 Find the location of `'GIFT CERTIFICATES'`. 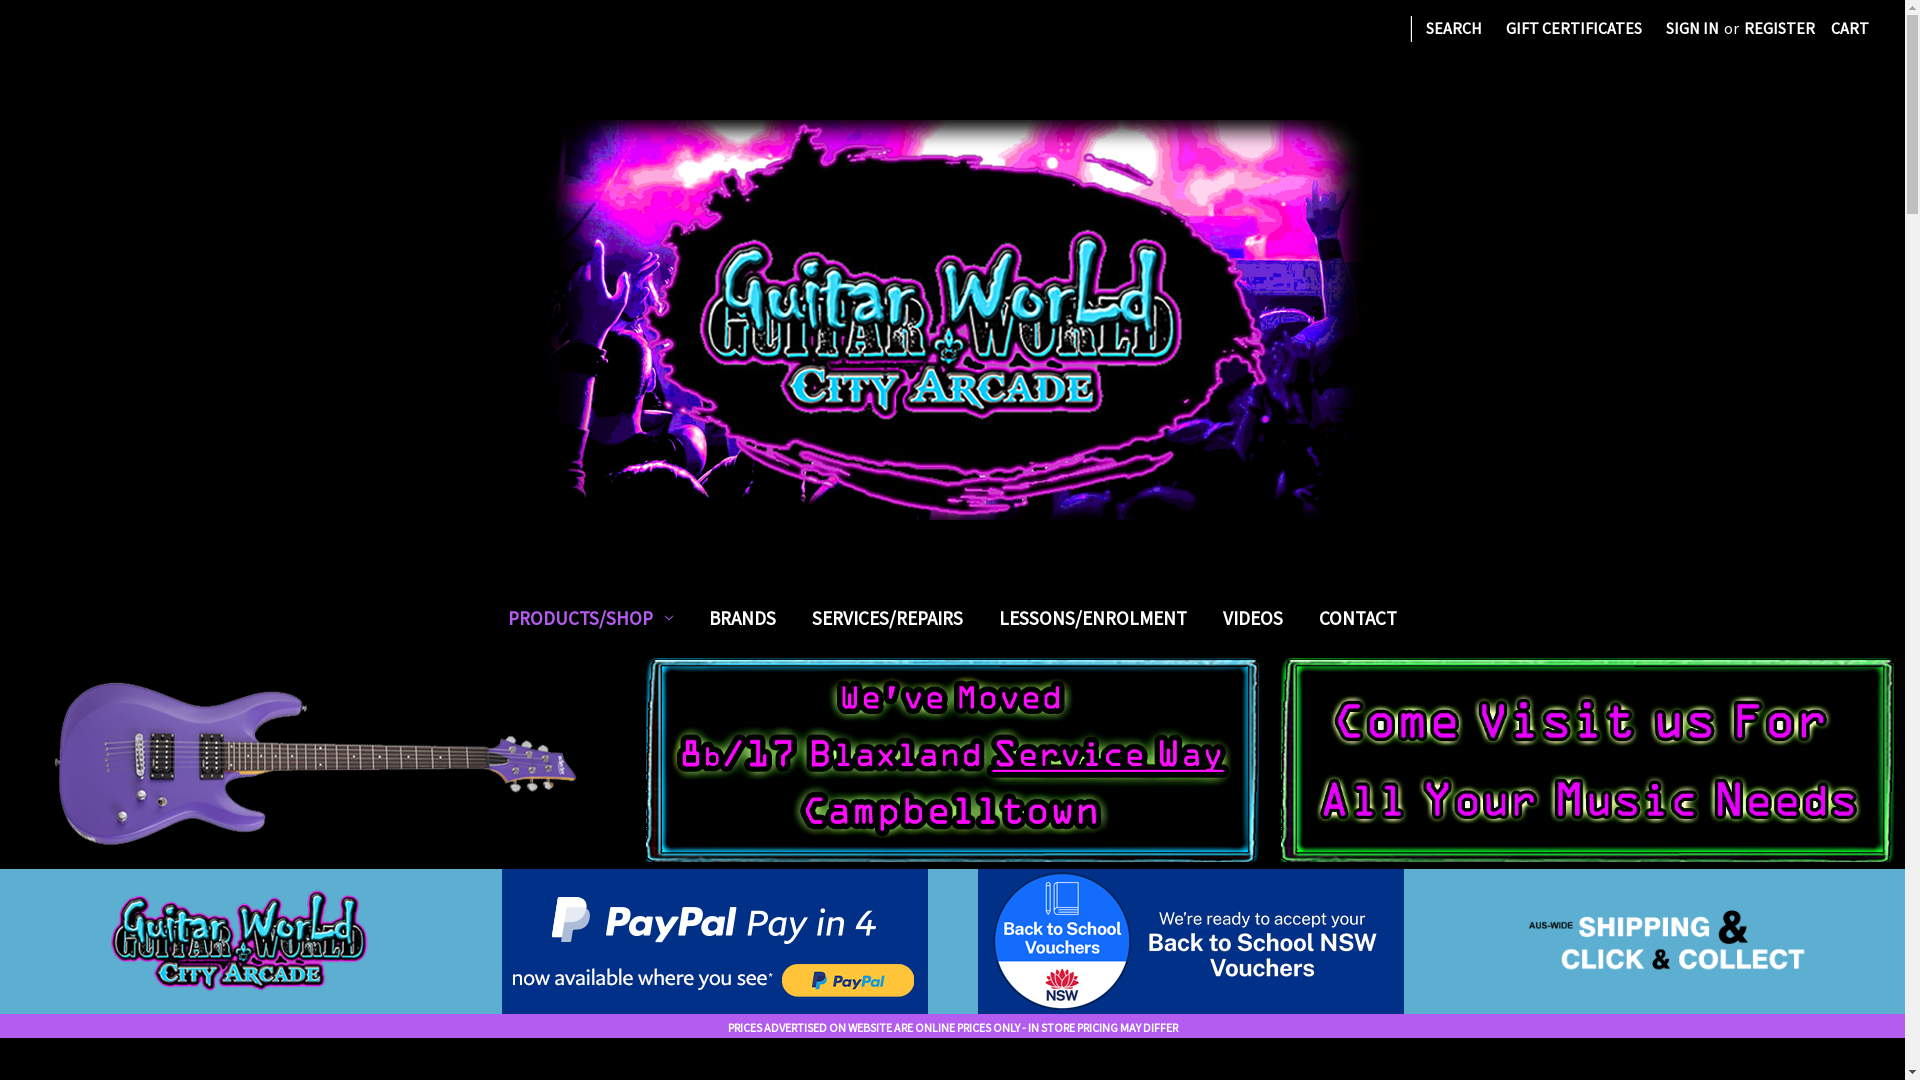

'GIFT CERTIFICATES' is located at coordinates (1573, 27).